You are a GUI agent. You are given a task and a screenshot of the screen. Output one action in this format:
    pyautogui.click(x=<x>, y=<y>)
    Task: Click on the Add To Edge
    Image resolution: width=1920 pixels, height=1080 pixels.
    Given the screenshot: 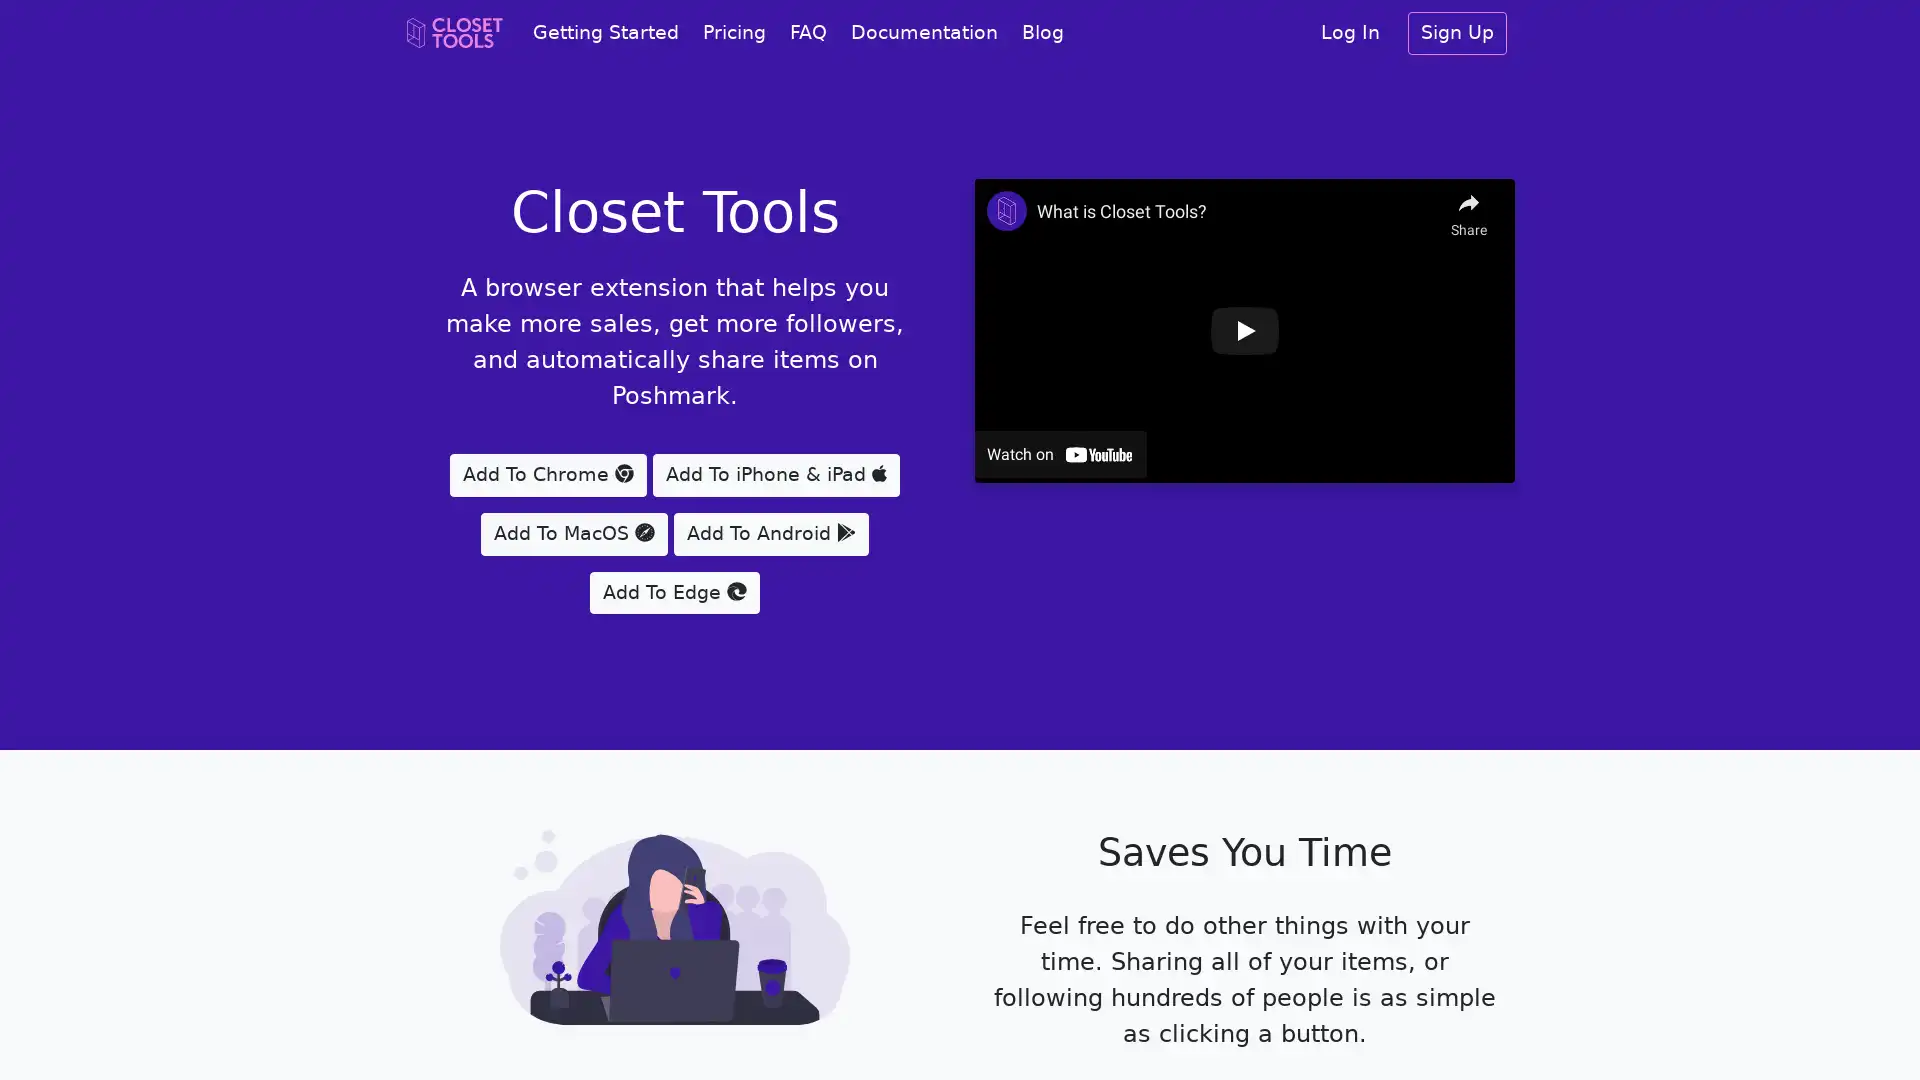 What is the action you would take?
    pyautogui.click(x=674, y=591)
    